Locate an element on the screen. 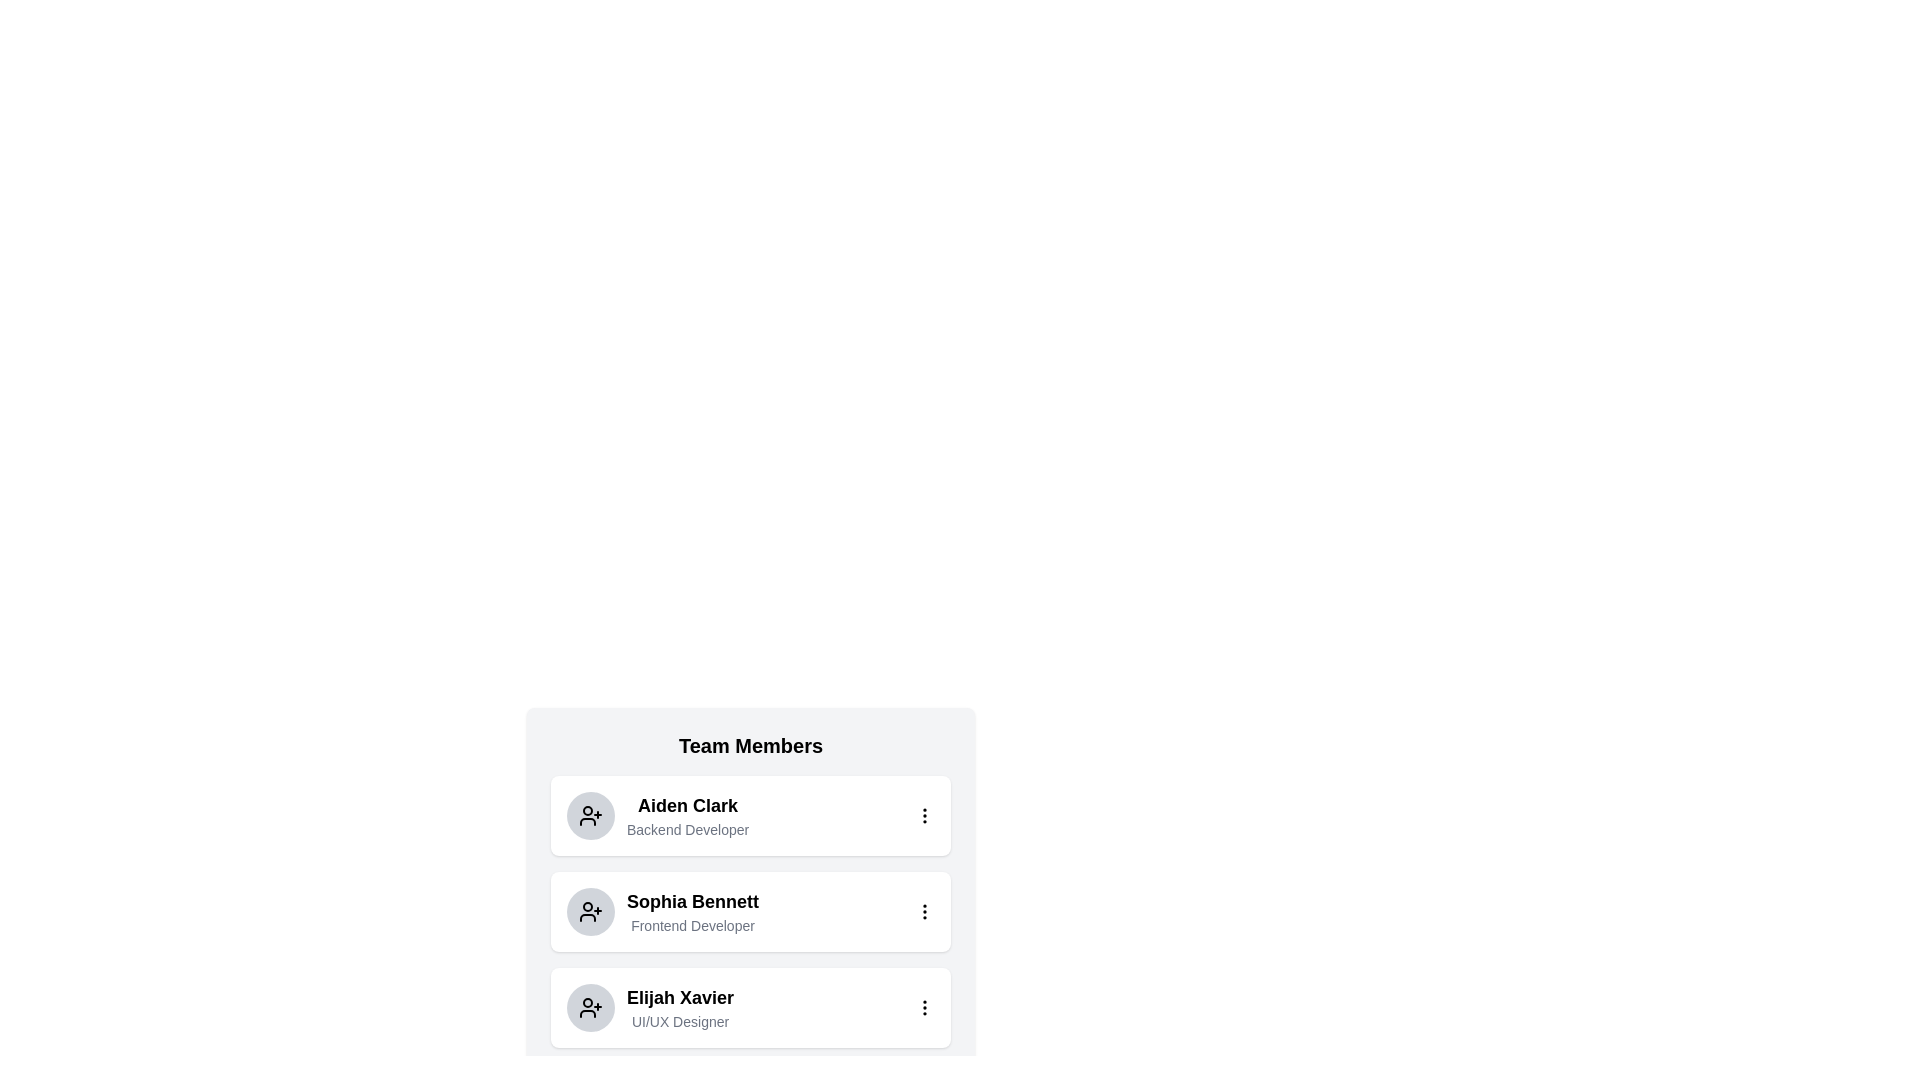 Image resolution: width=1920 pixels, height=1080 pixels. the text display that shows 'Elijah Xavier' followed by 'UI/UX Designer', which is located at the bottom of the third user card in a vertically stacked list is located at coordinates (680, 1007).